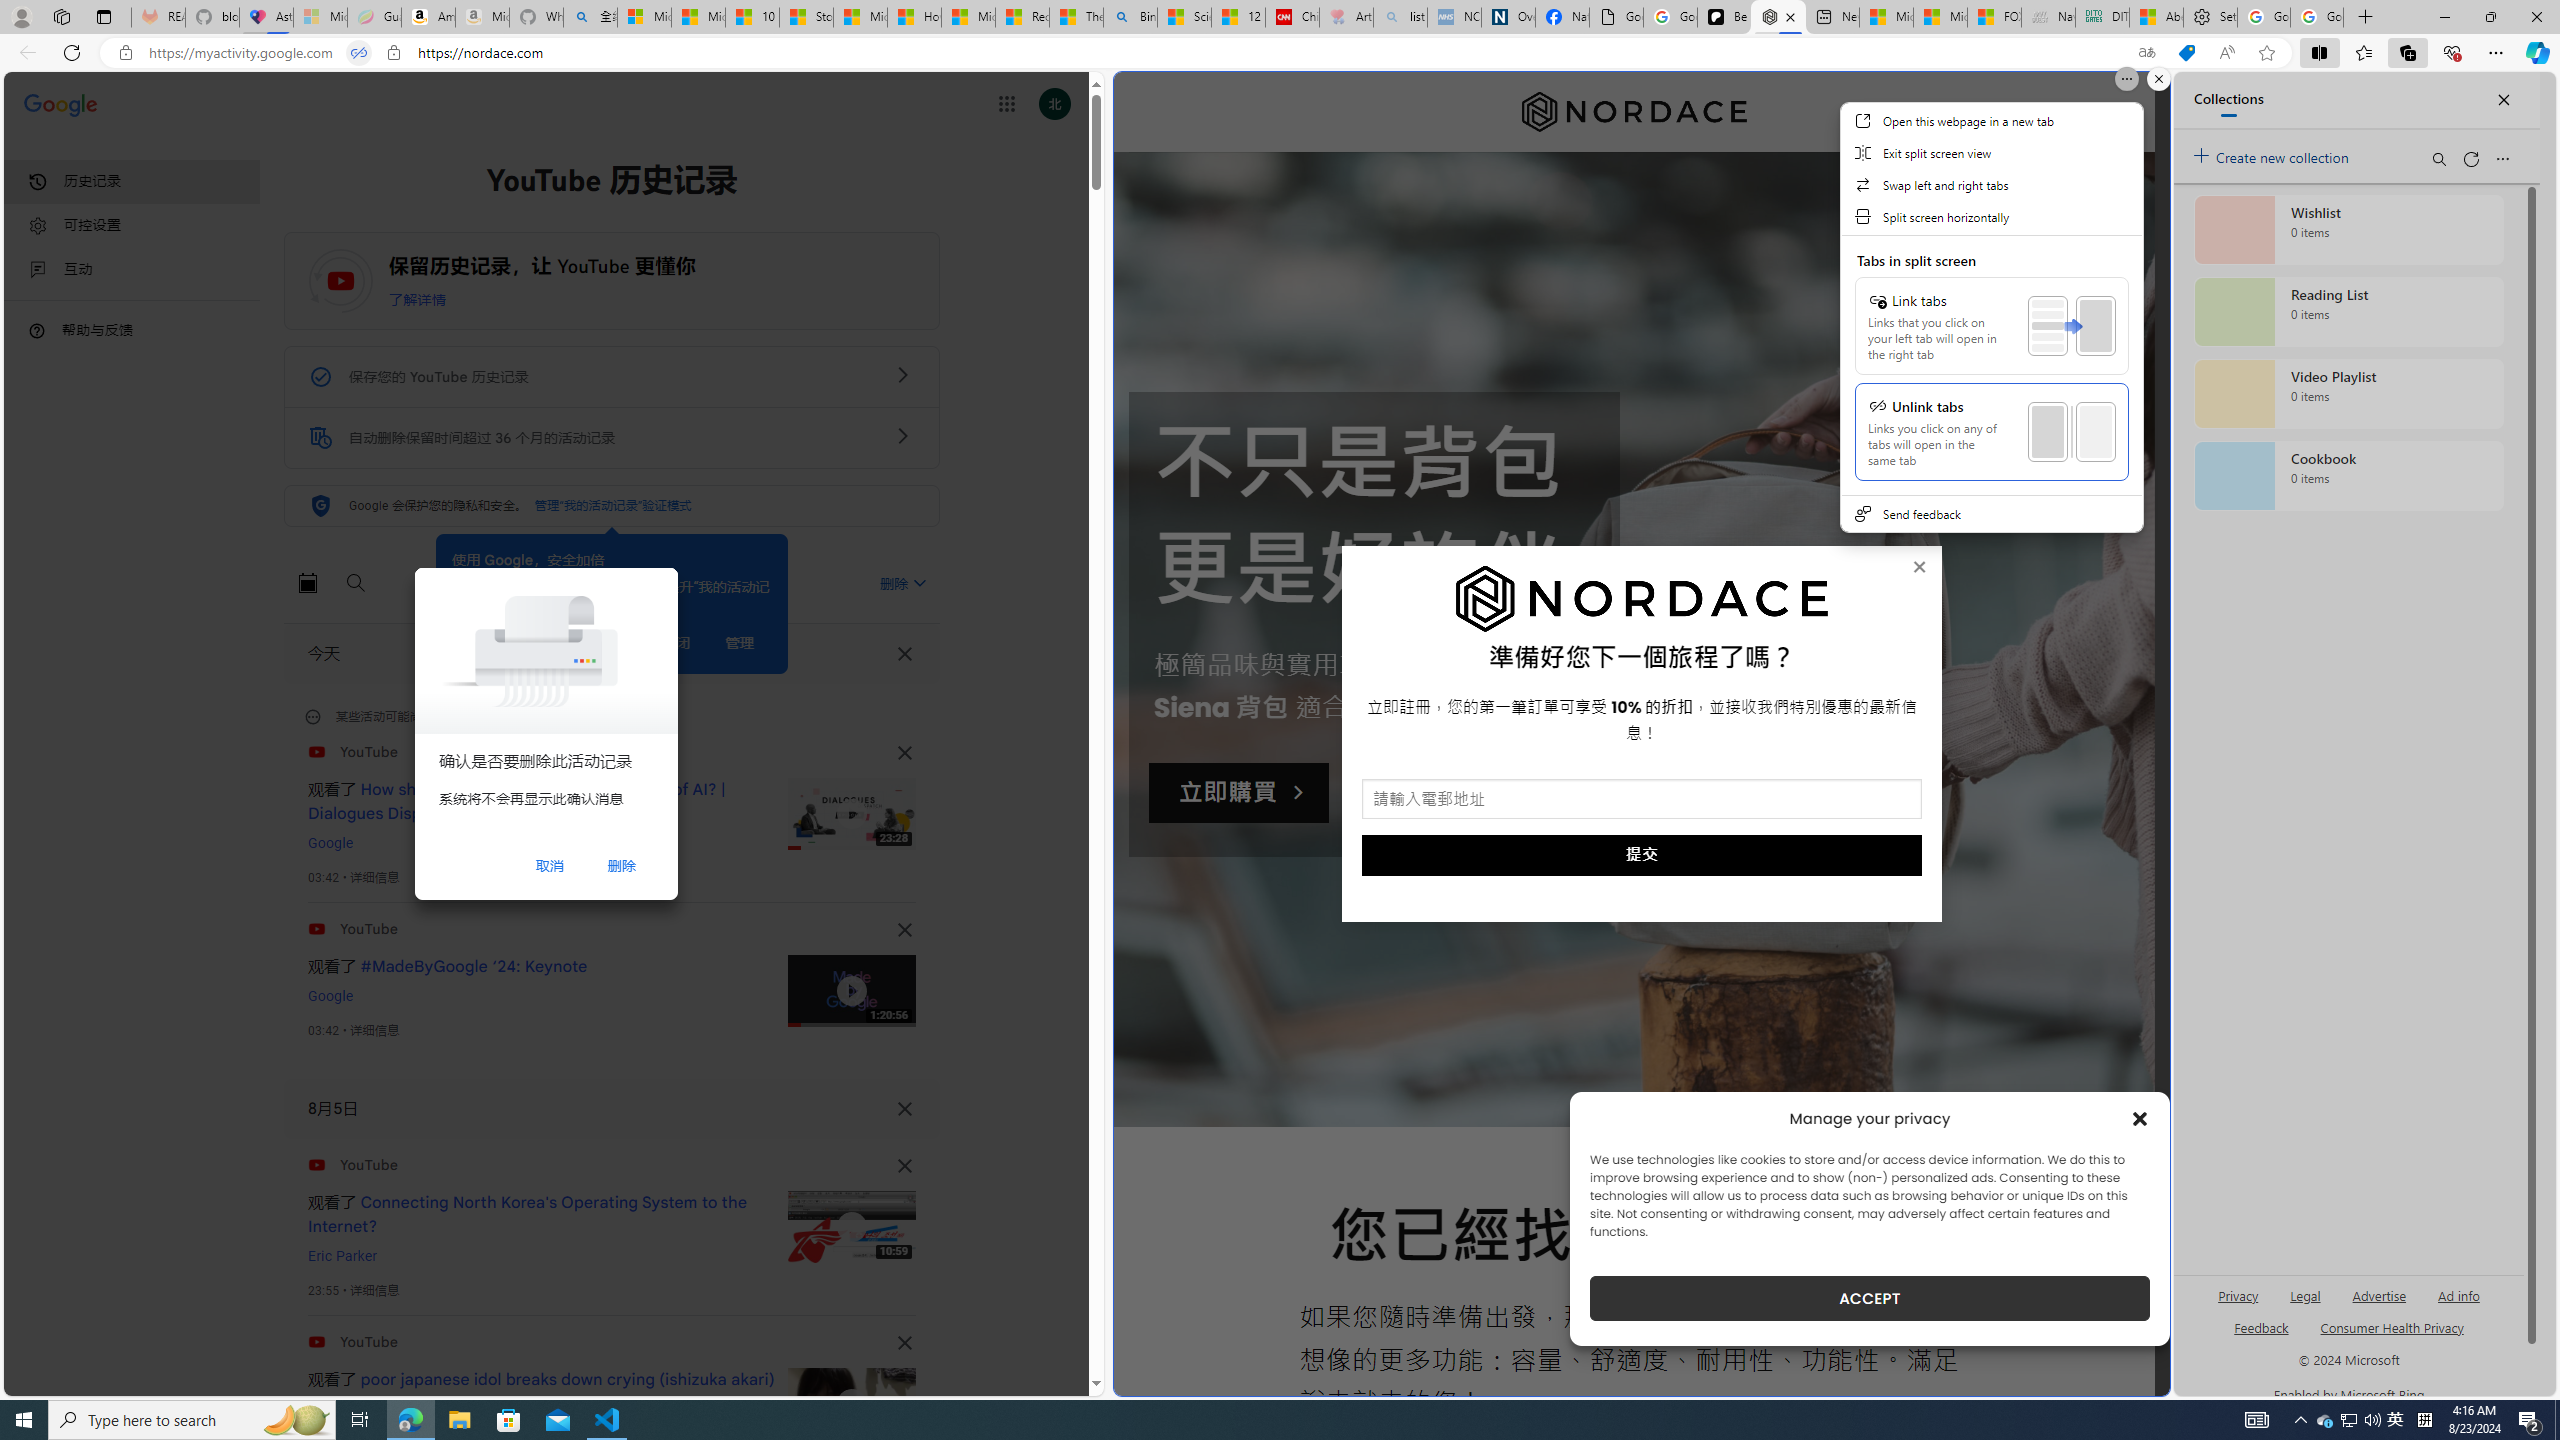 This screenshot has height=1440, width=2560. What do you see at coordinates (1185, 16) in the screenshot?
I see `'Science - MSN'` at bounding box center [1185, 16].